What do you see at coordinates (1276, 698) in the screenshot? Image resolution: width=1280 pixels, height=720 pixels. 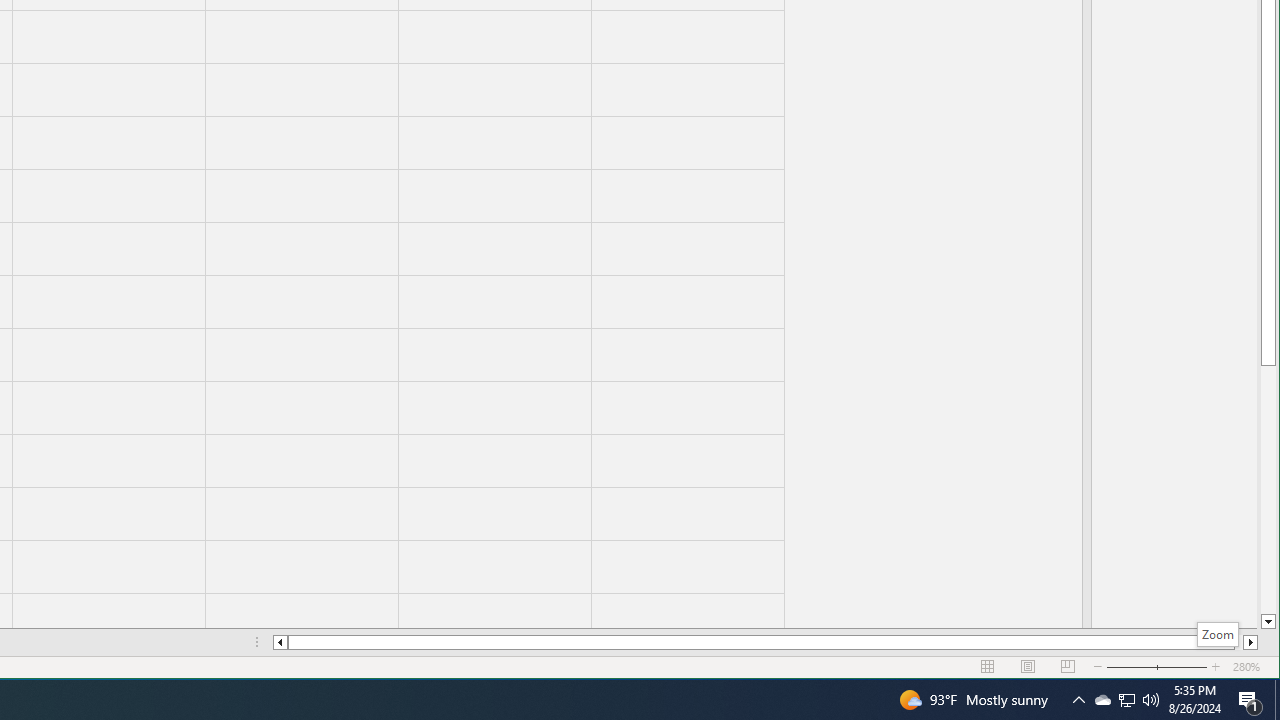 I see `'Show desktop'` at bounding box center [1276, 698].